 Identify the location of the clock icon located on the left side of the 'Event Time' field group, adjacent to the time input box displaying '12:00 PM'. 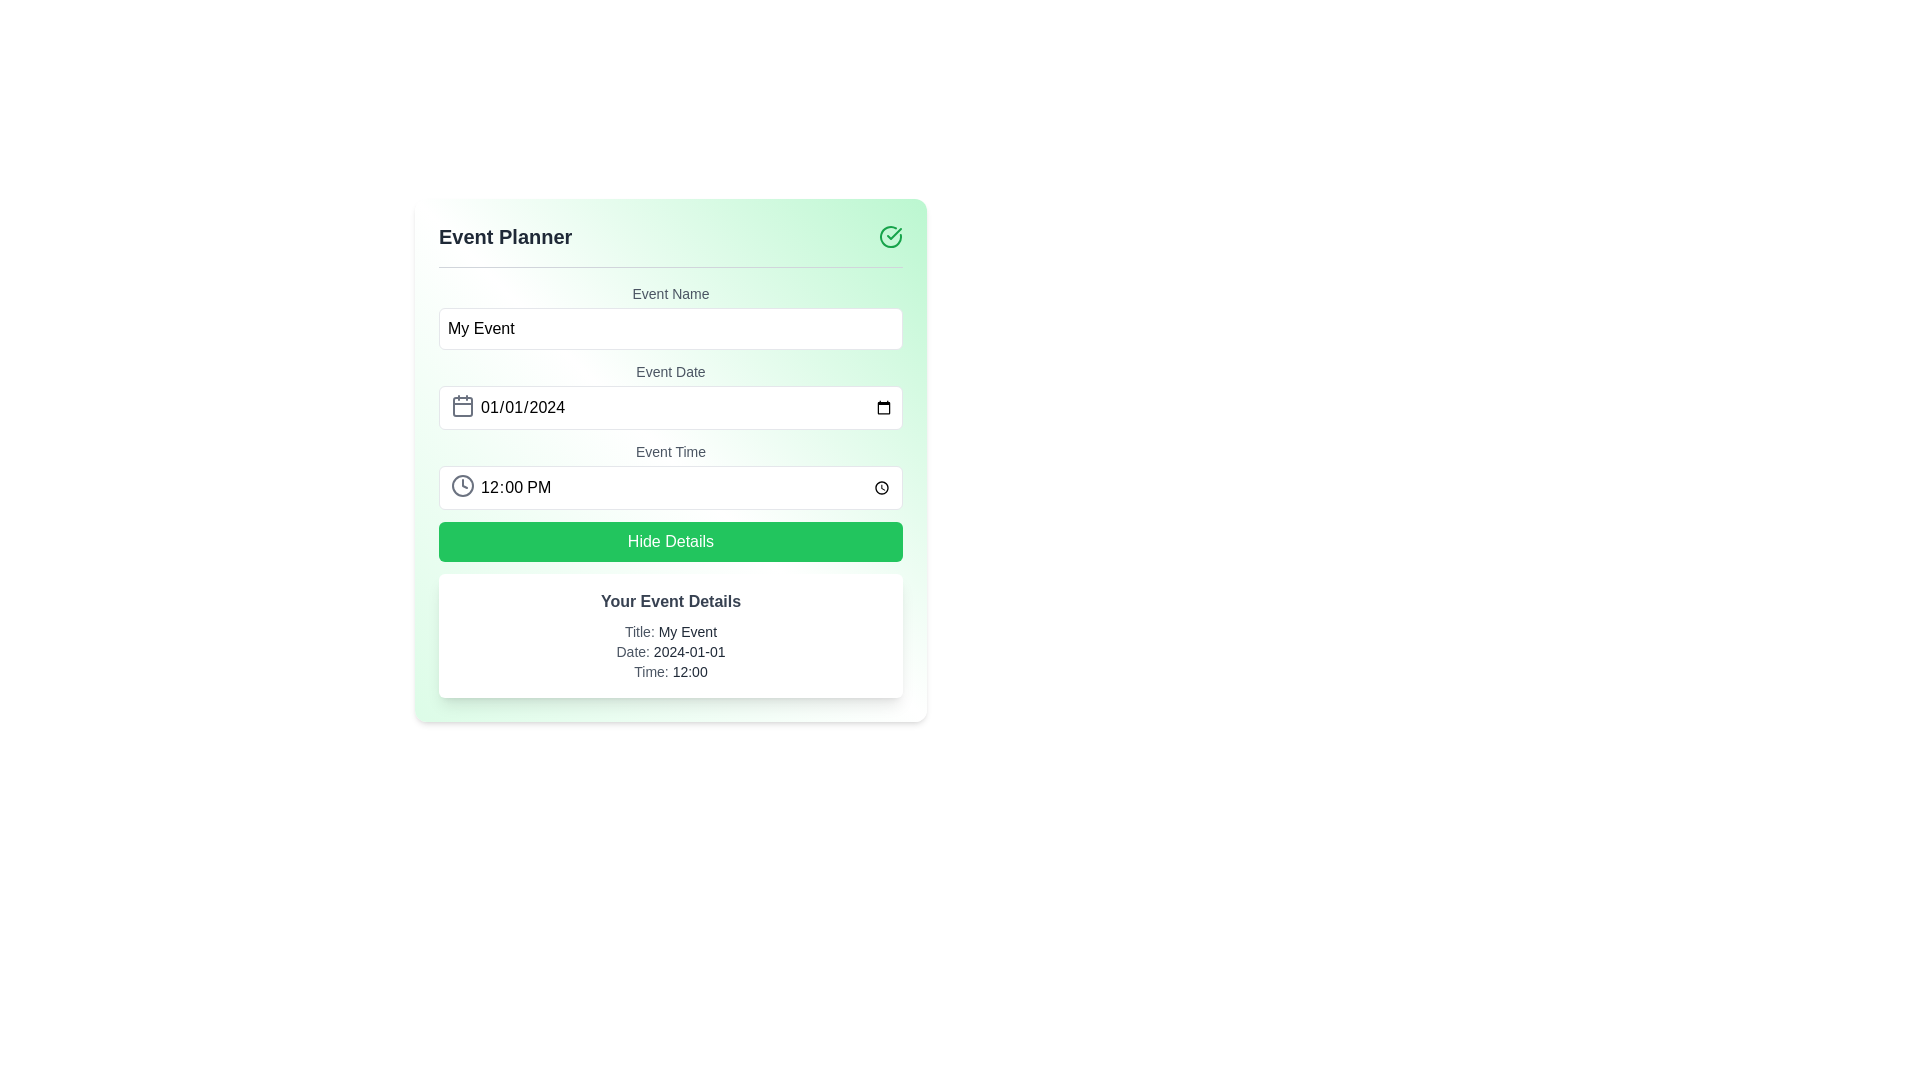
(461, 486).